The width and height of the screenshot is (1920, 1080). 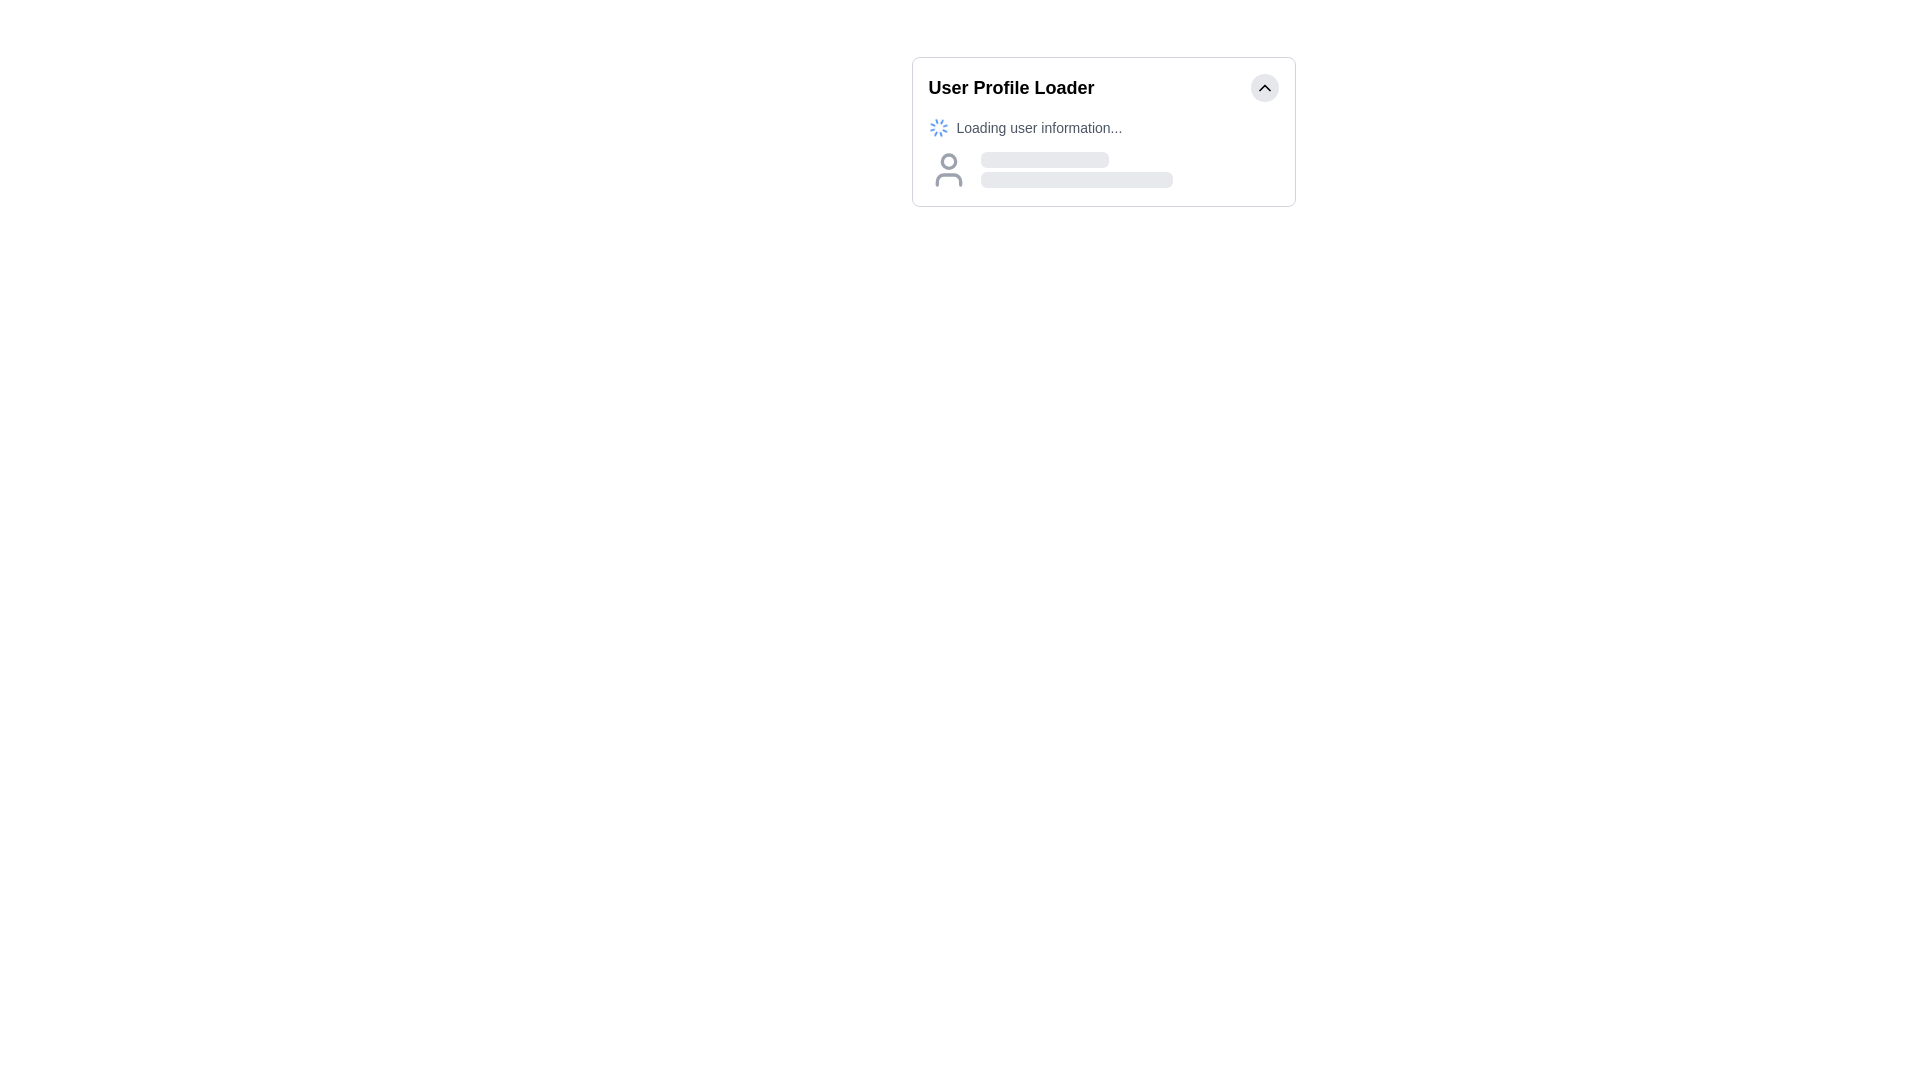 What do you see at coordinates (1039, 127) in the screenshot?
I see `the Informative Text element that indicates the loading state of user information, positioned adjacent to the spinning icon and above the user profile placeholder` at bounding box center [1039, 127].